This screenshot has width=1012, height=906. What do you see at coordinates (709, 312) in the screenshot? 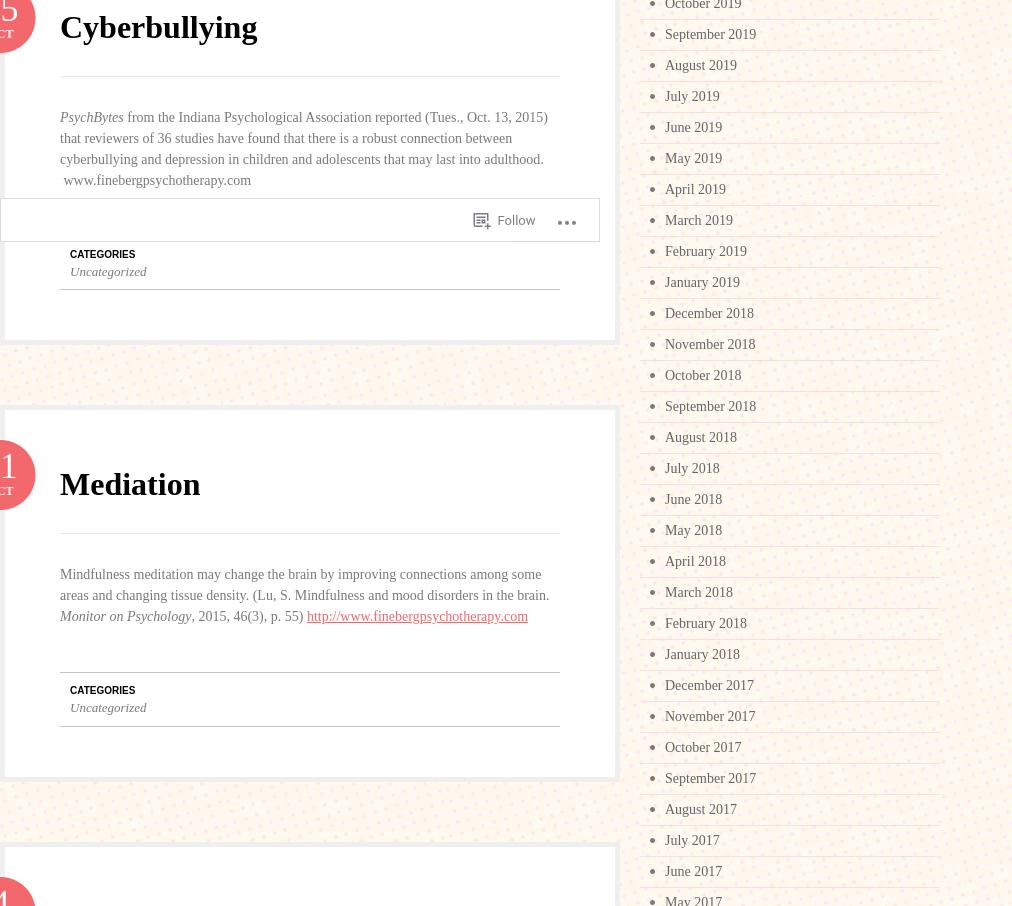
I see `'December 2018'` at bounding box center [709, 312].